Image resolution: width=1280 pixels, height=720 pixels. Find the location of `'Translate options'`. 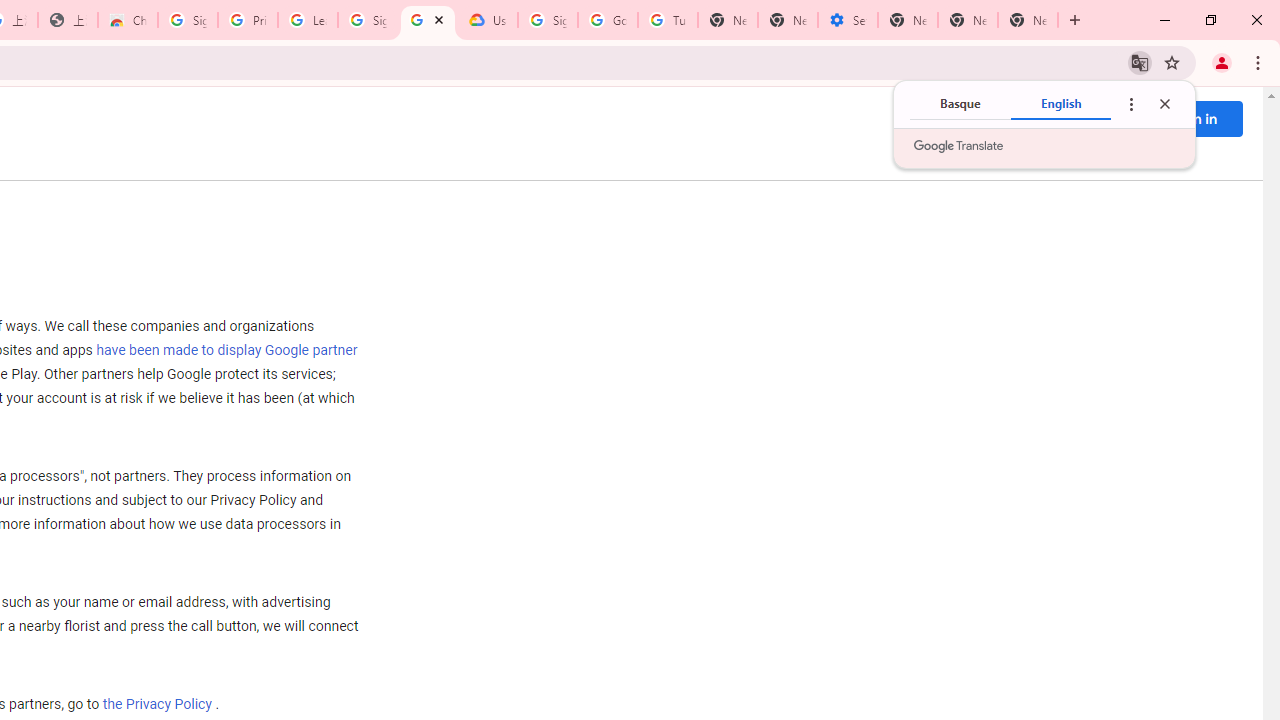

'Translate options' is located at coordinates (1130, 104).